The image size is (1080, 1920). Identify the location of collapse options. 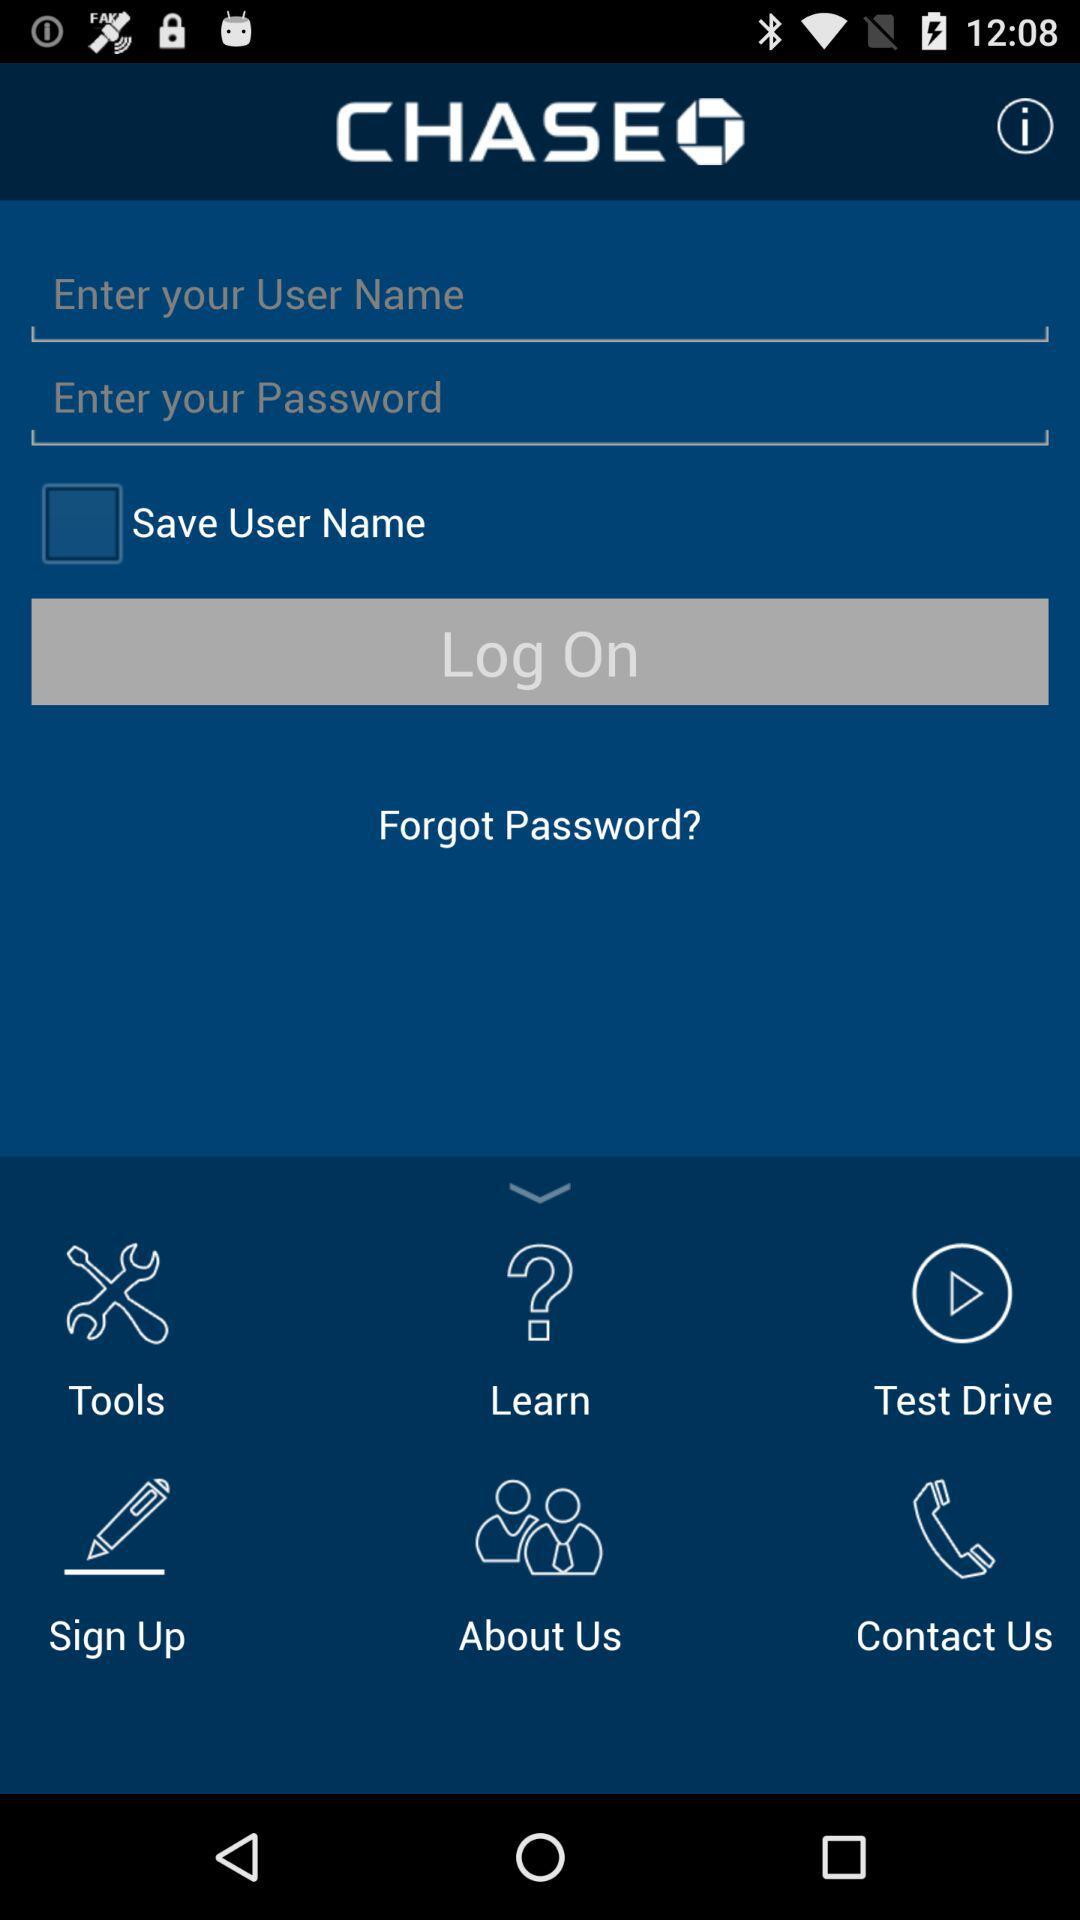
(540, 1193).